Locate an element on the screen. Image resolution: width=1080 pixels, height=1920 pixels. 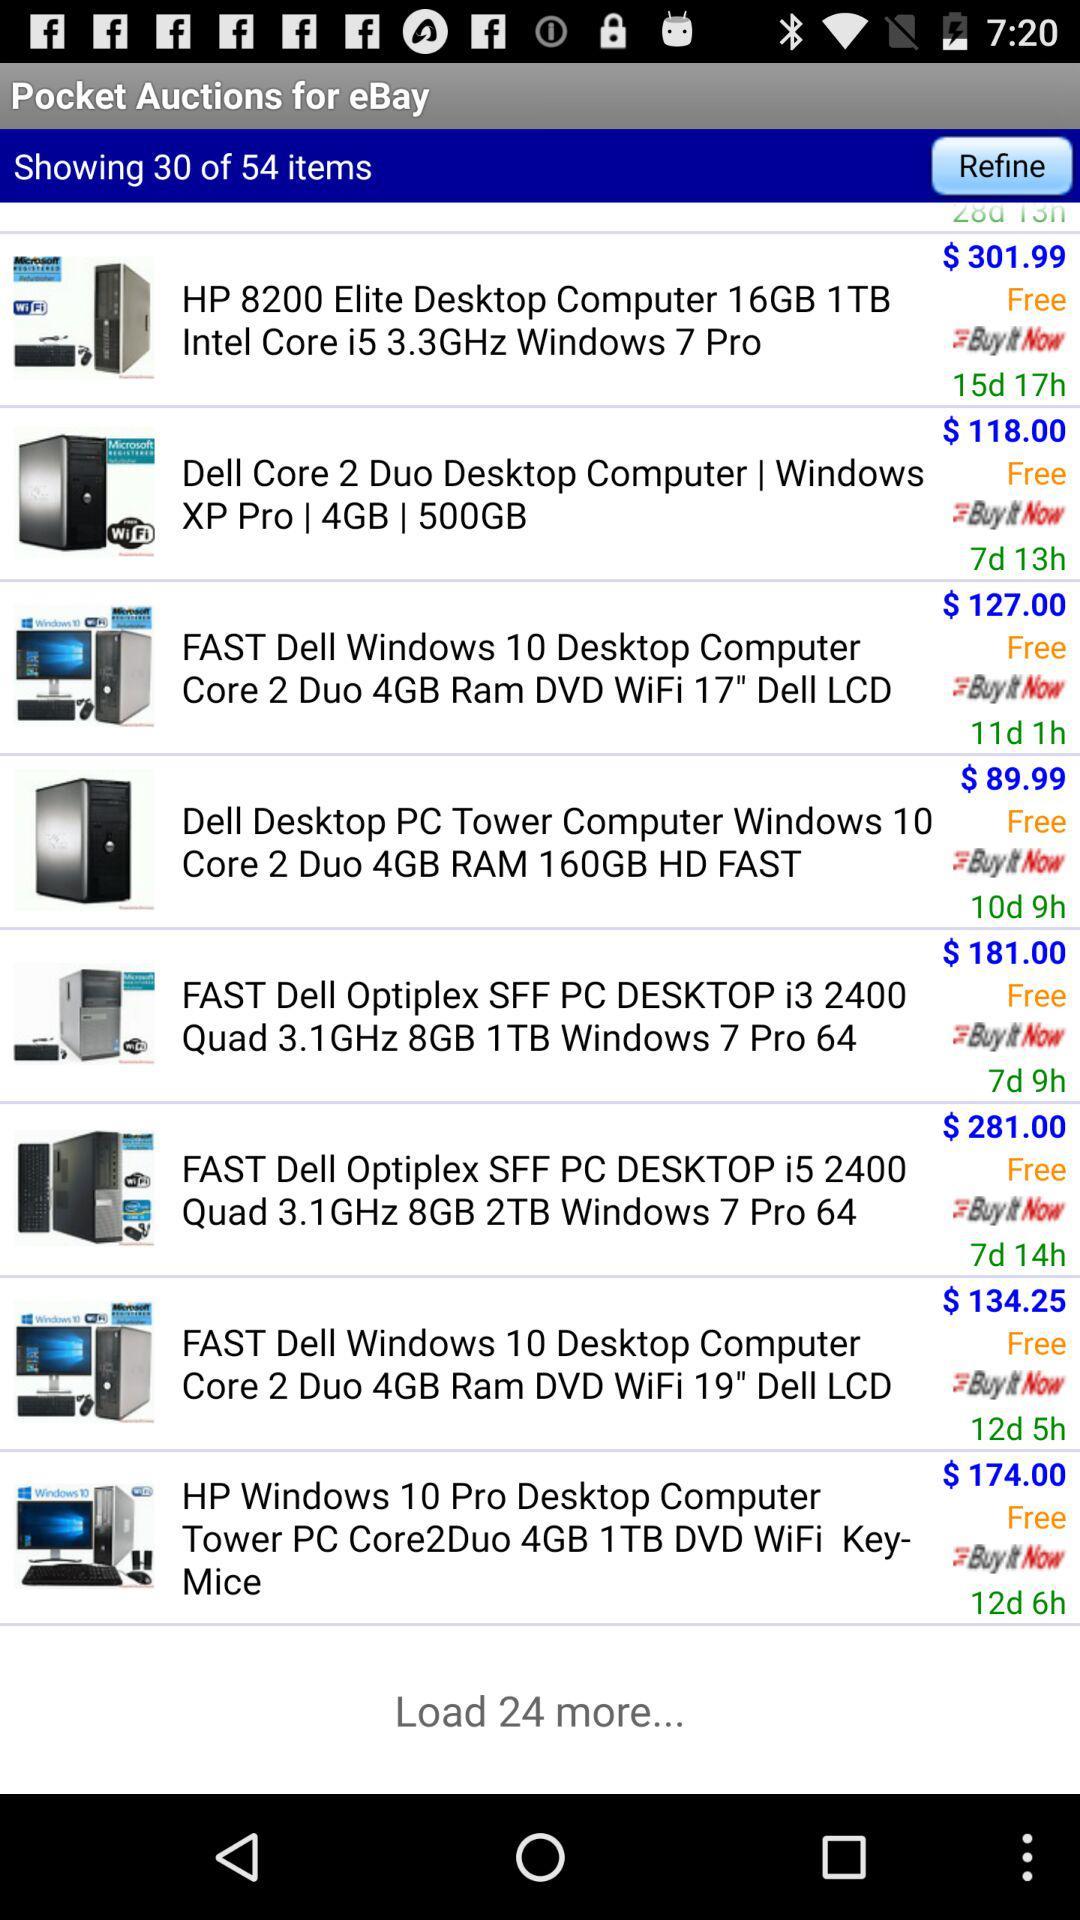
15d 17h icon is located at coordinates (1009, 383).